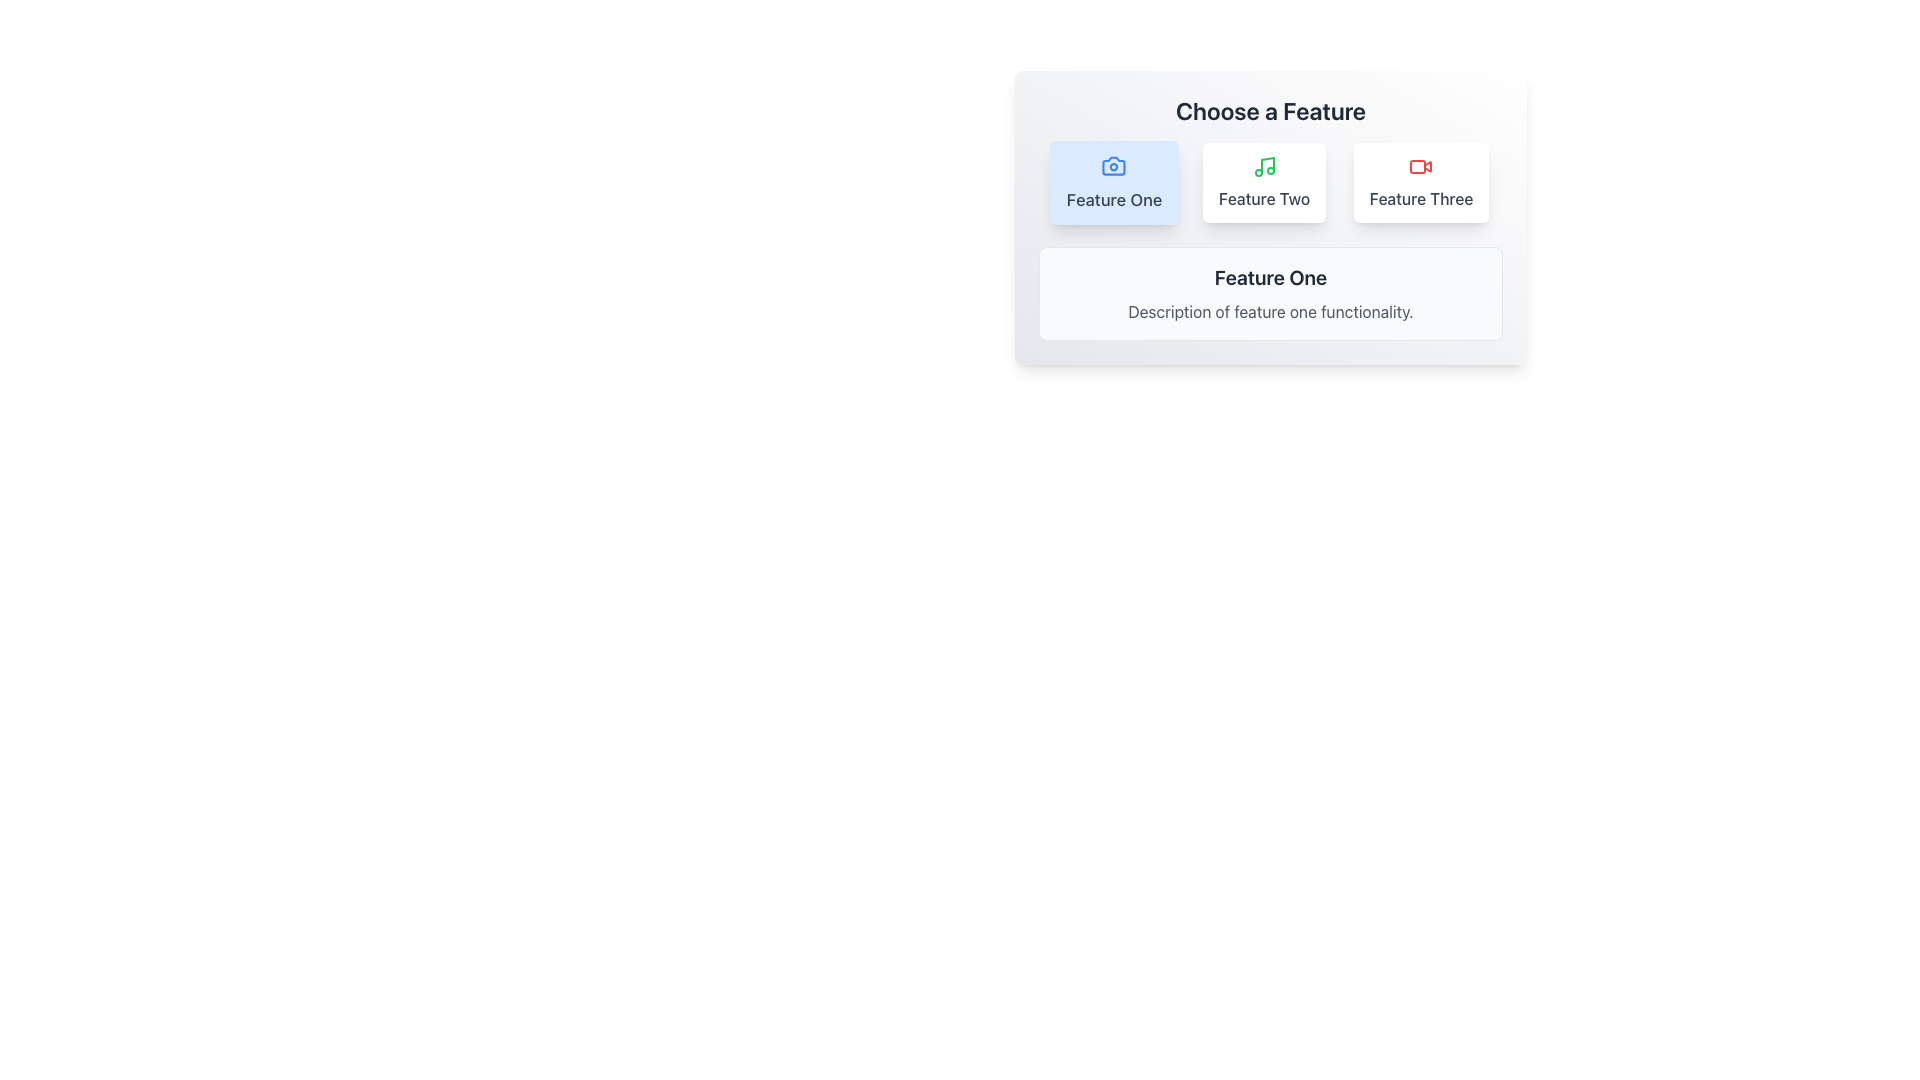  What do you see at coordinates (1263, 165) in the screenshot?
I see `the 'Feature Two' icon in the selection menu` at bounding box center [1263, 165].